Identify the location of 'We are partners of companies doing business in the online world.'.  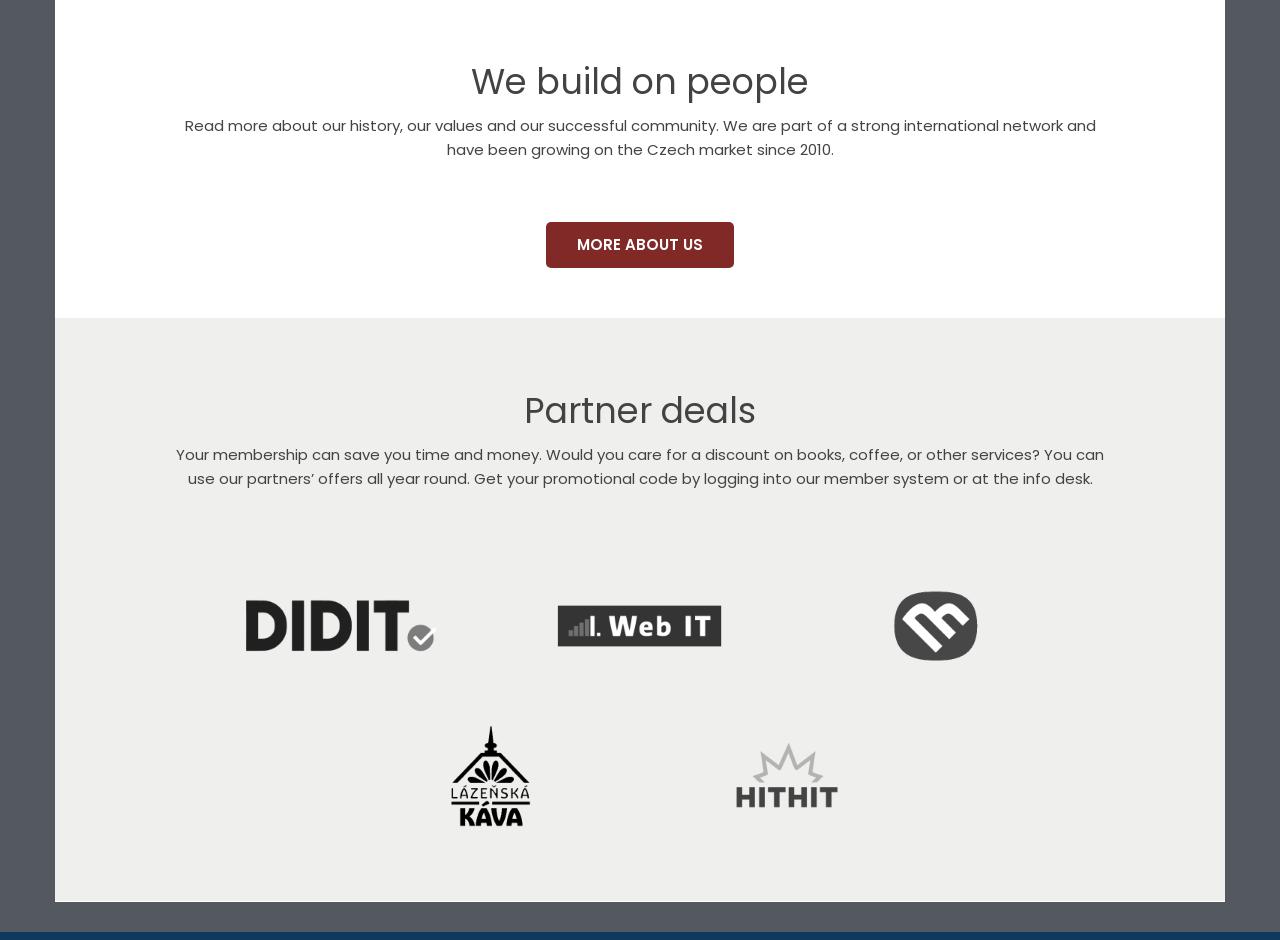
(637, 893).